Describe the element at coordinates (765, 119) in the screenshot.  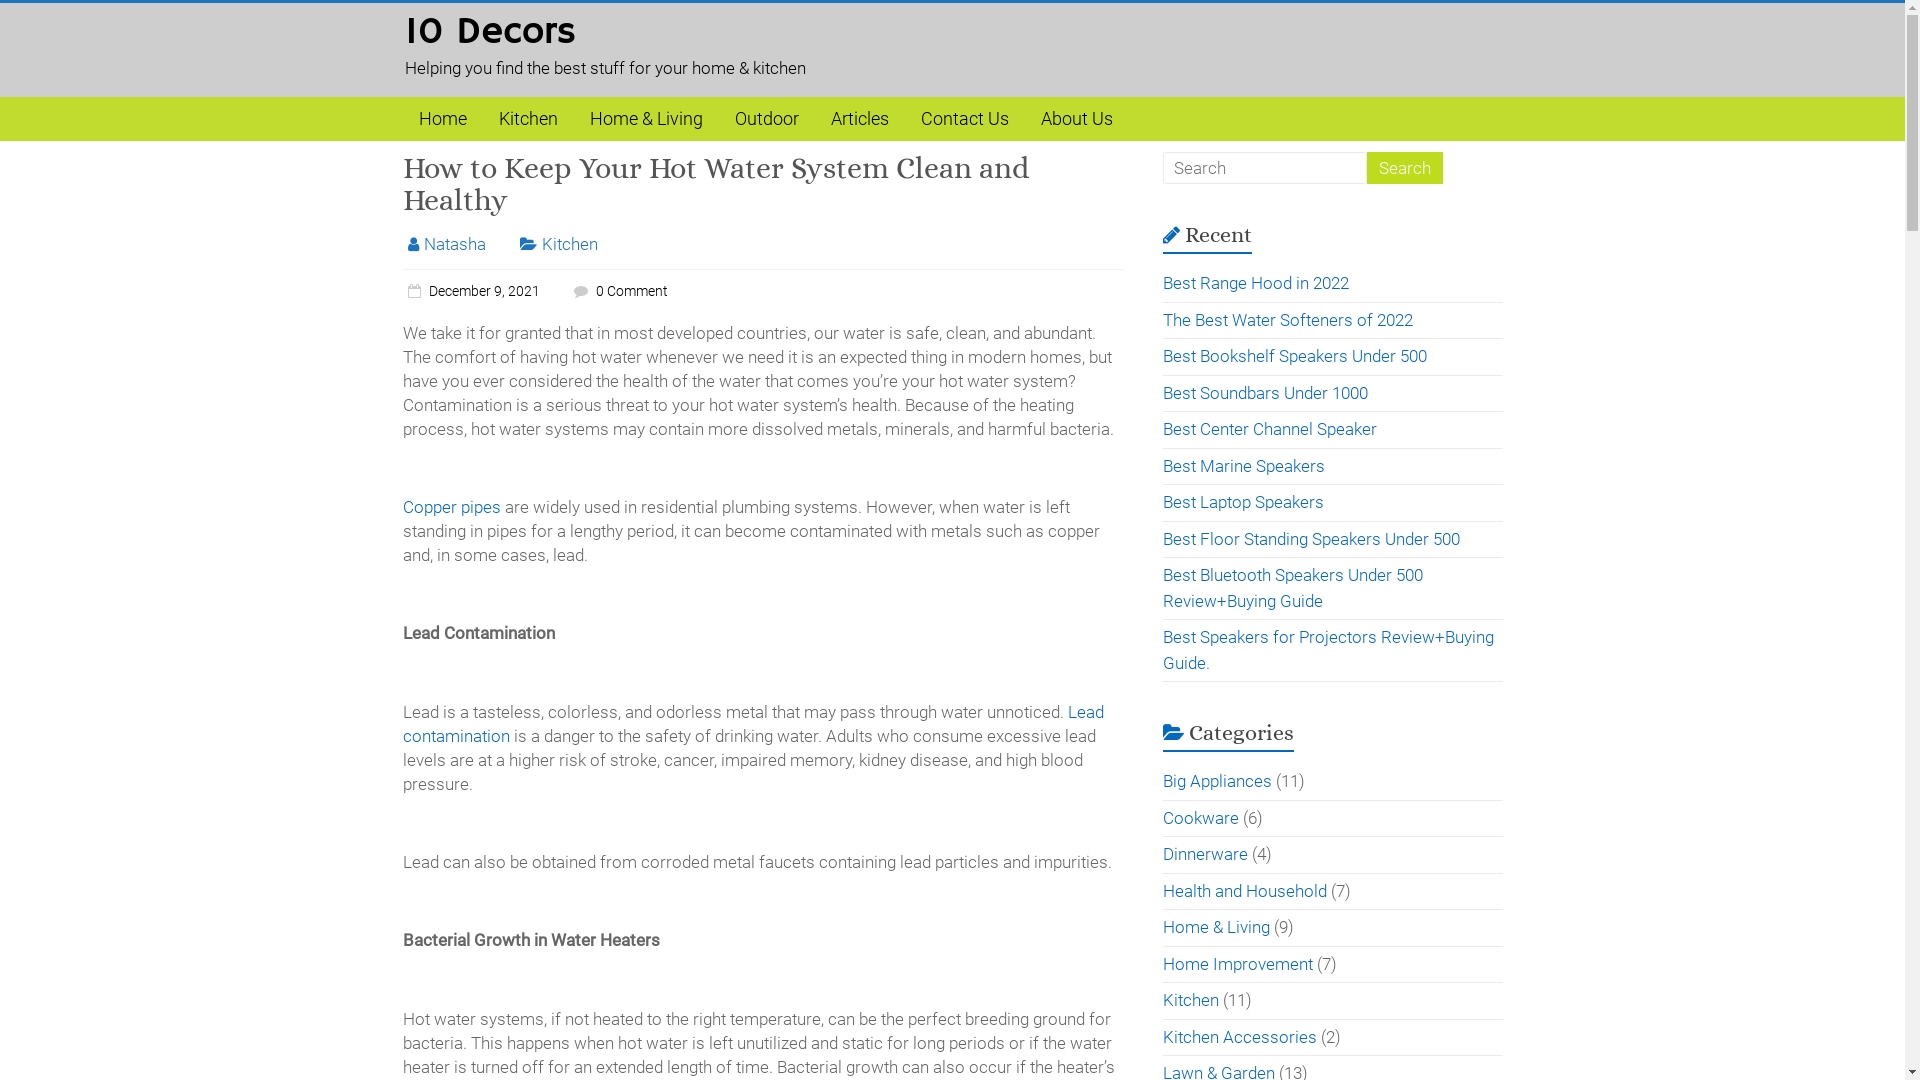
I see `'Outdoor'` at that location.